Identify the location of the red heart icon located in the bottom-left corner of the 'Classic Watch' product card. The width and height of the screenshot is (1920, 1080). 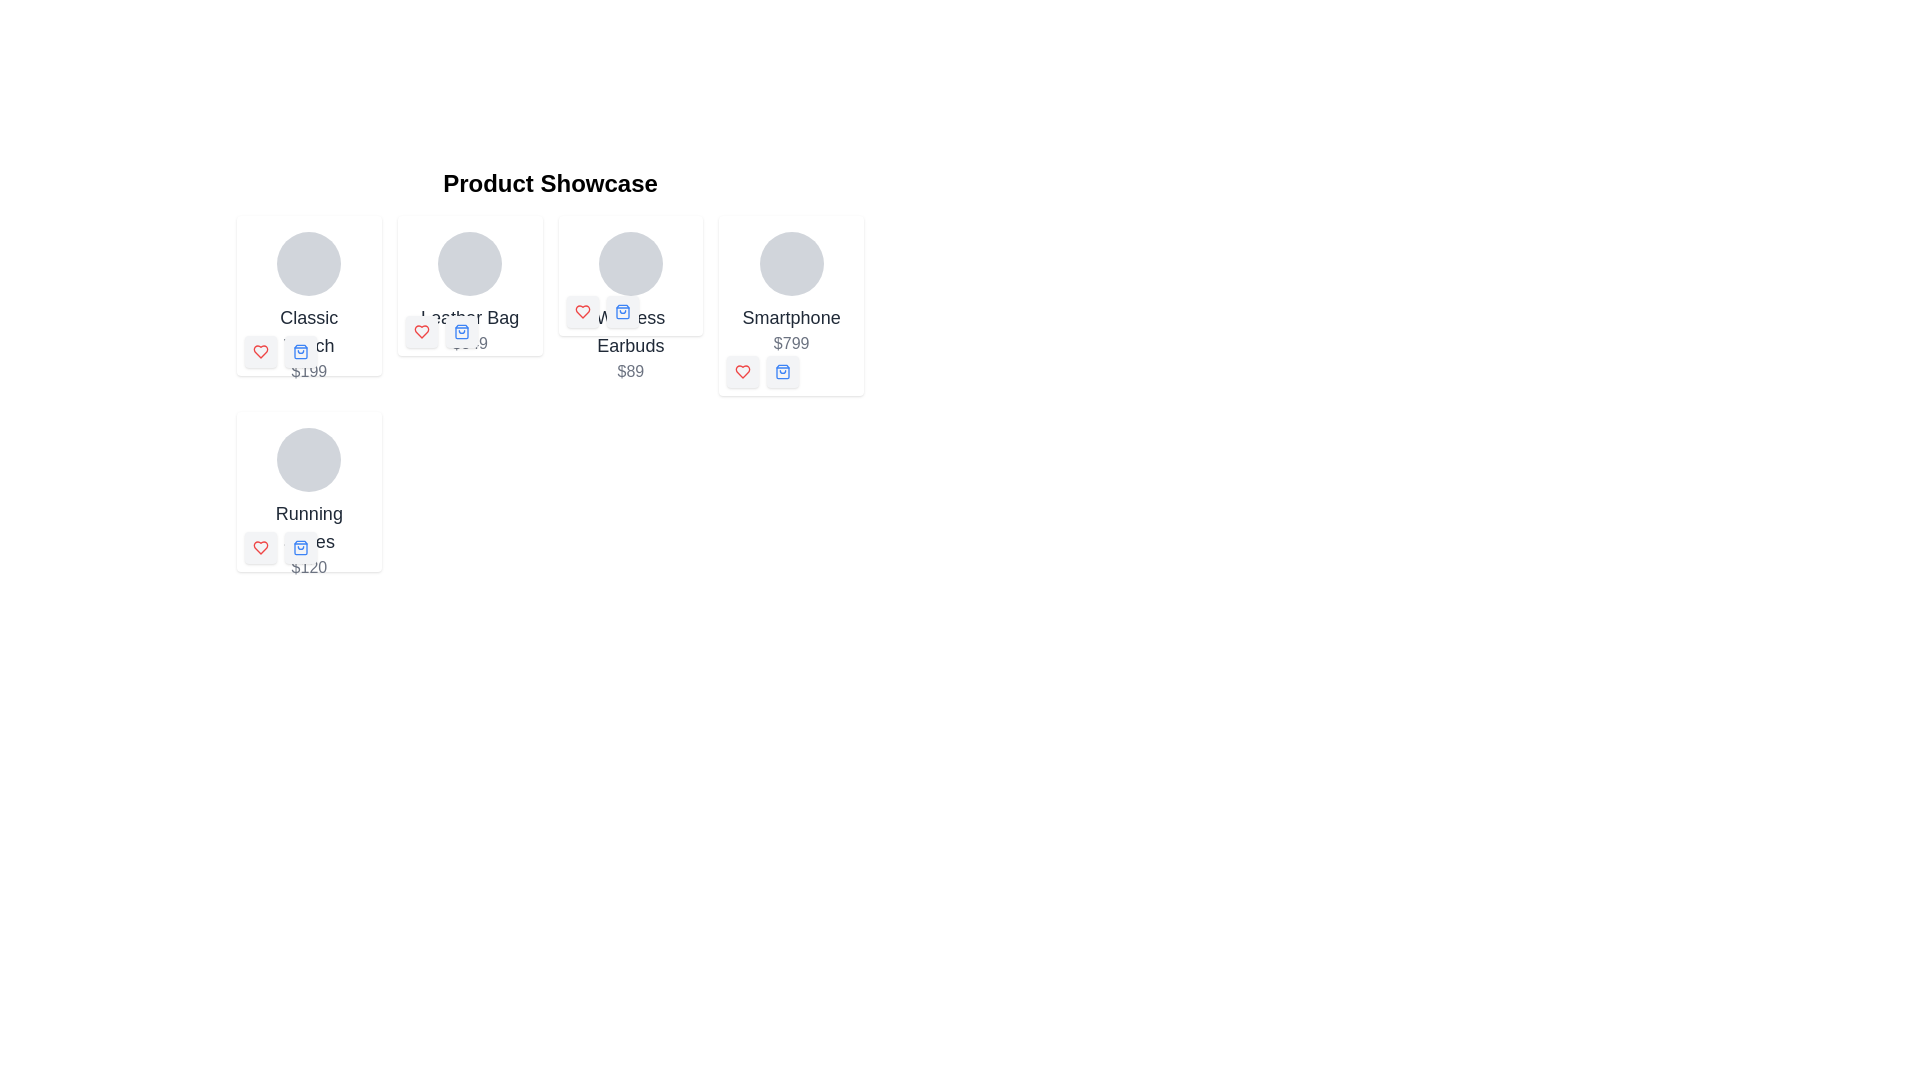
(280, 350).